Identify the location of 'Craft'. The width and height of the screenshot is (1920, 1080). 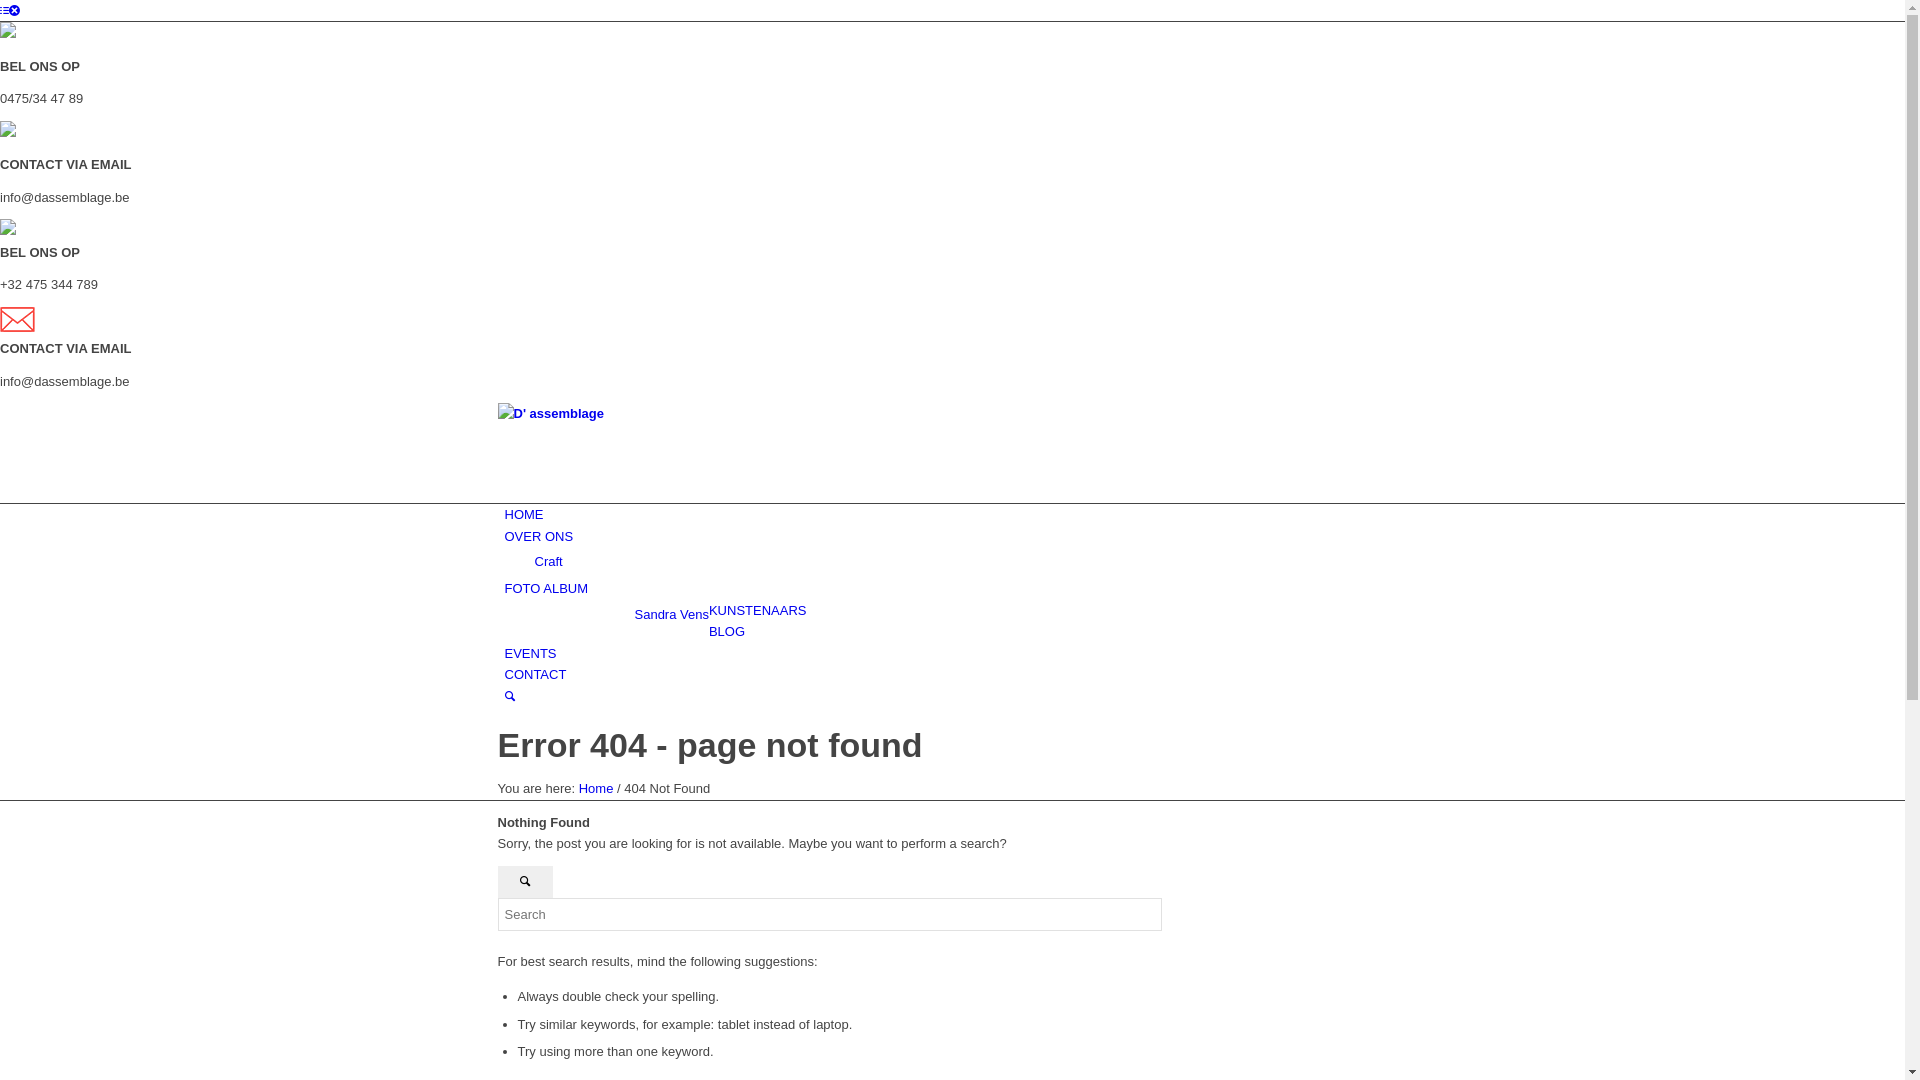
(547, 561).